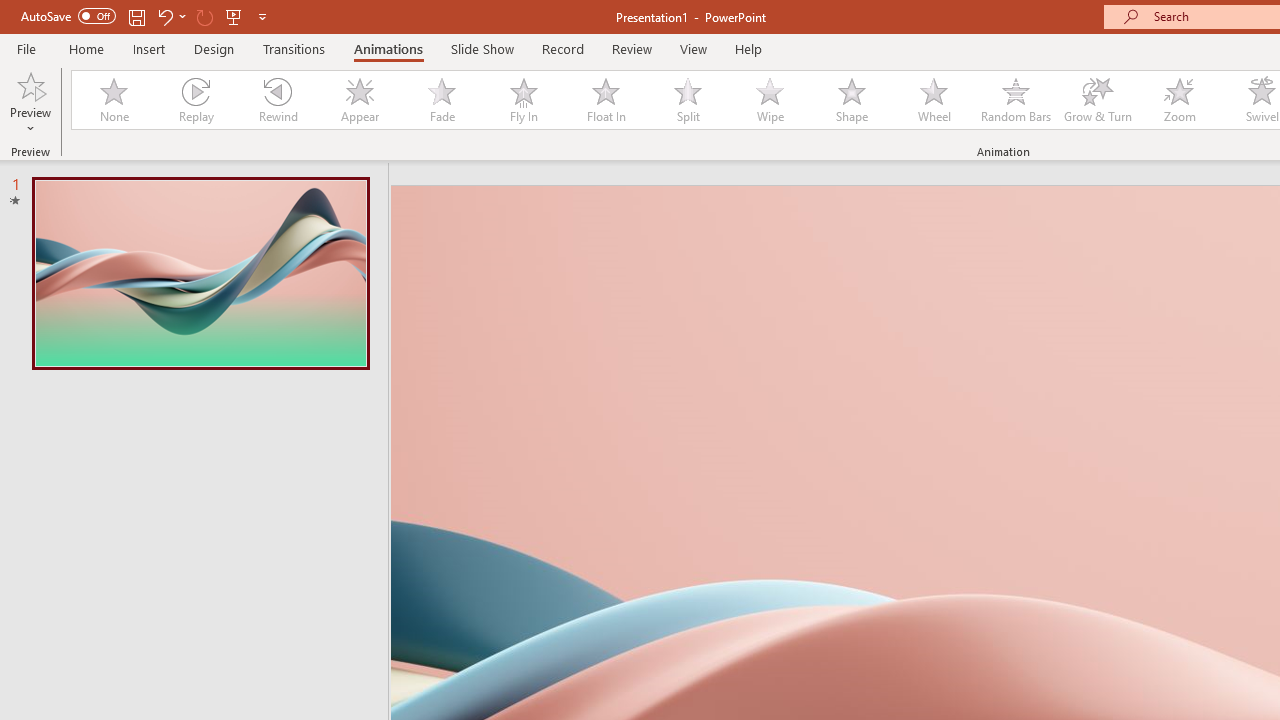  I want to click on 'Wipe', so click(769, 100).